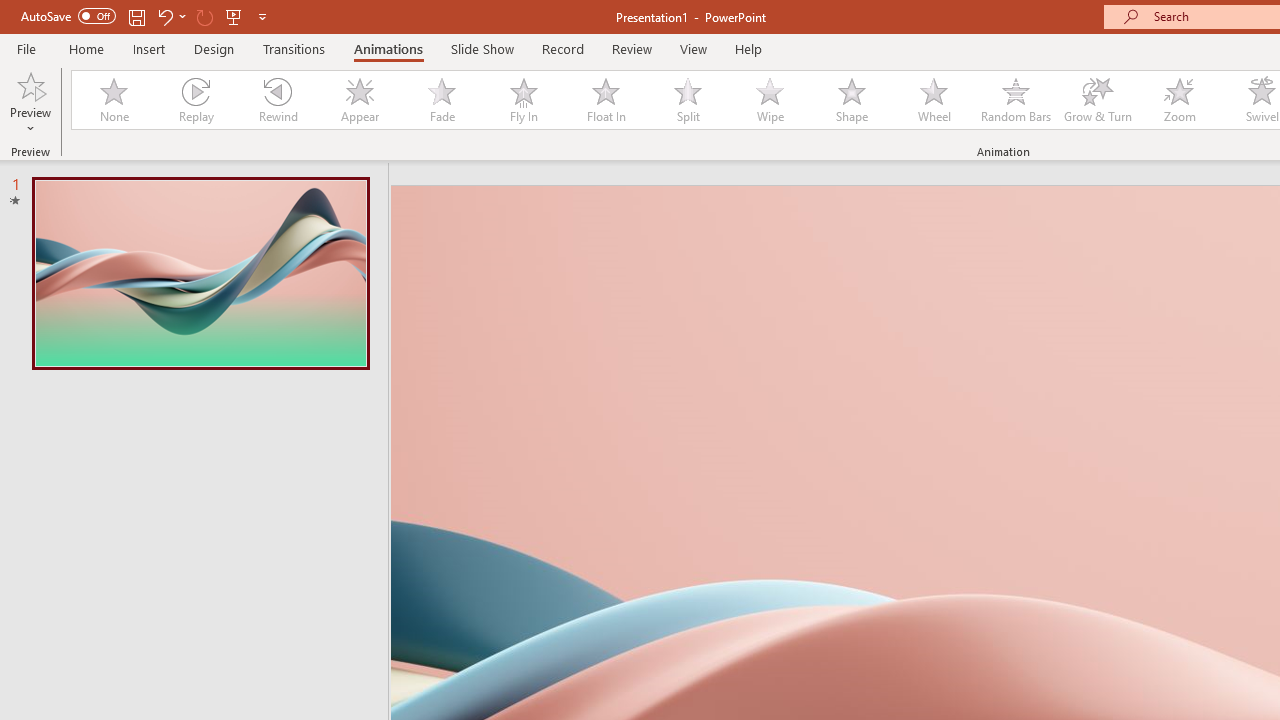  I want to click on 'Wipe', so click(769, 100).